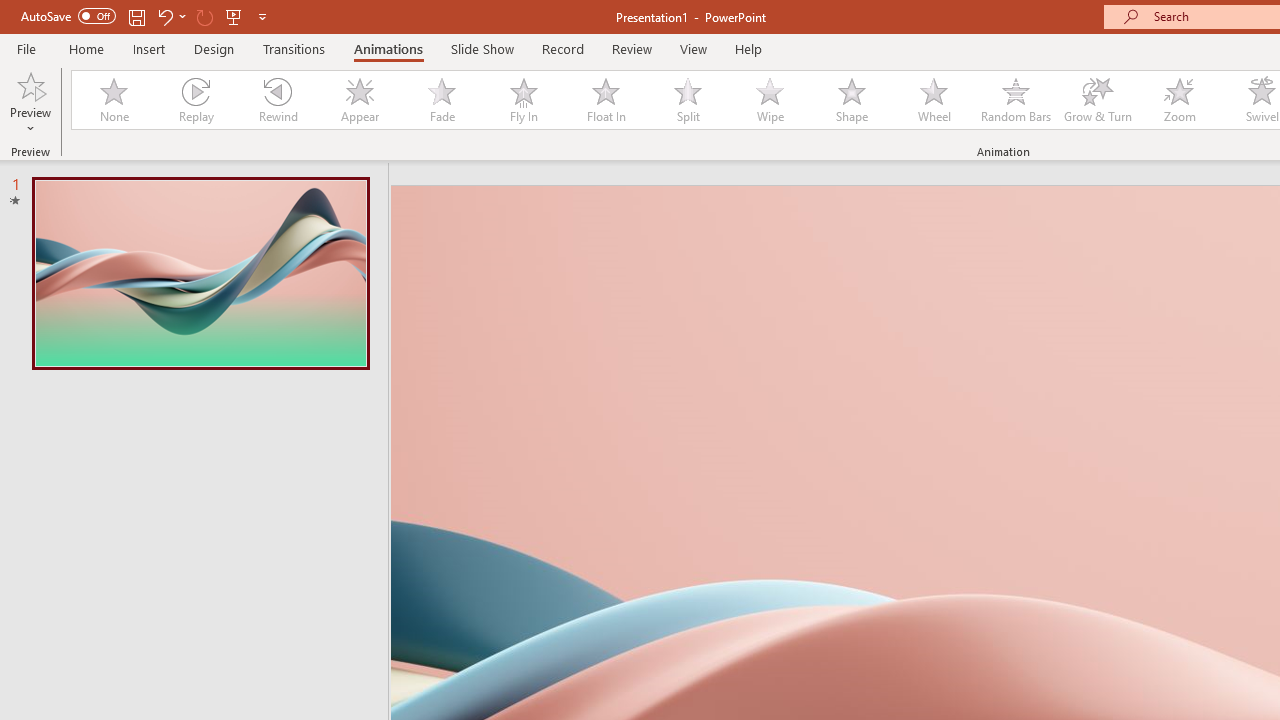  I want to click on 'Wipe', so click(769, 100).